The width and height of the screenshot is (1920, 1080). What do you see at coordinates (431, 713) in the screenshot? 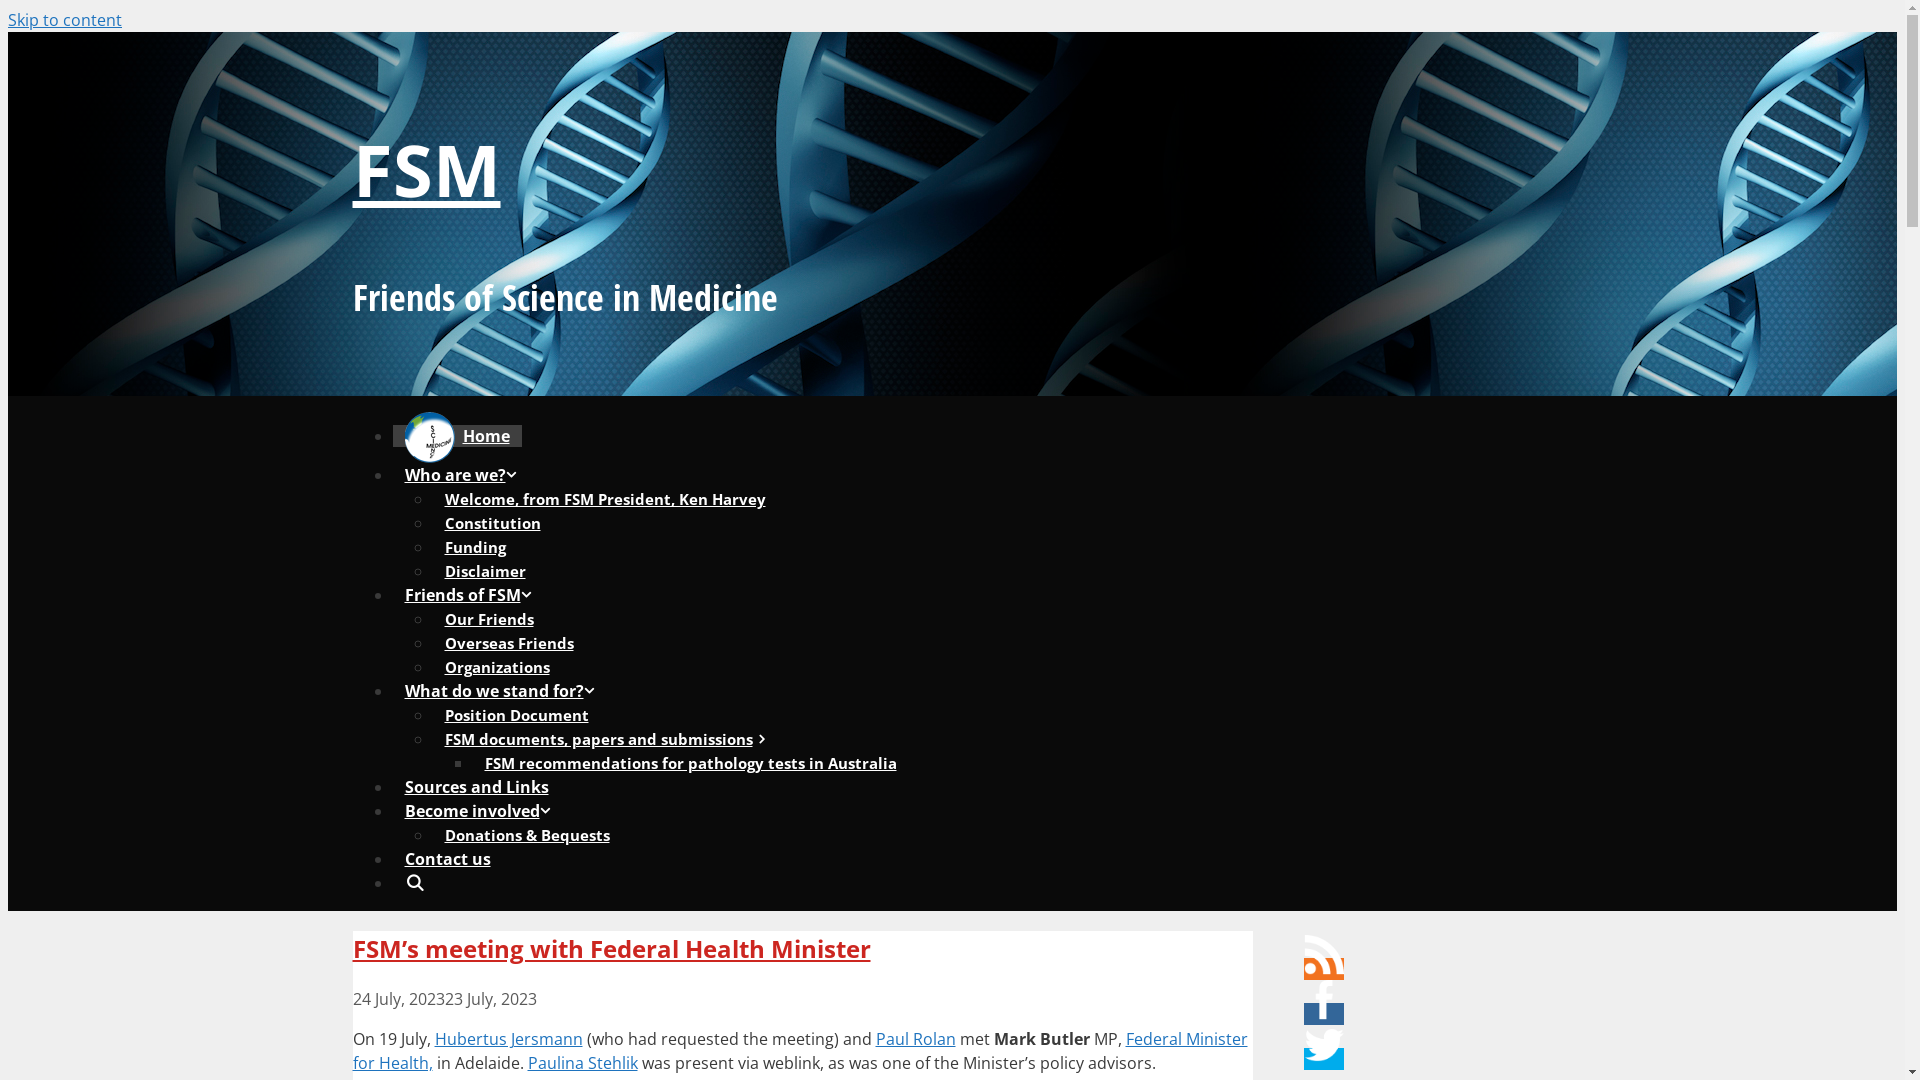
I see `'Position Document'` at bounding box center [431, 713].